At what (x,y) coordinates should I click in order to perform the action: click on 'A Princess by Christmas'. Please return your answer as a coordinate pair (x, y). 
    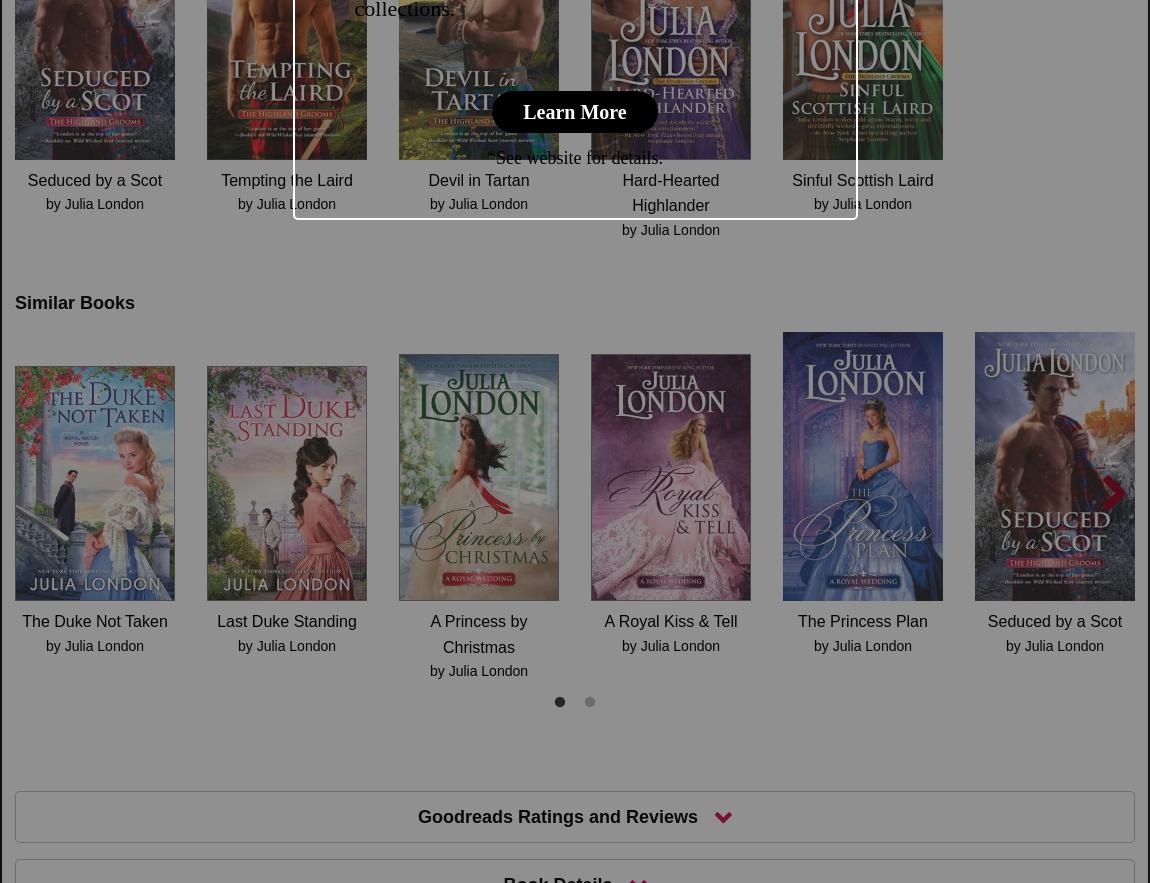
    Looking at the image, I should click on (429, 633).